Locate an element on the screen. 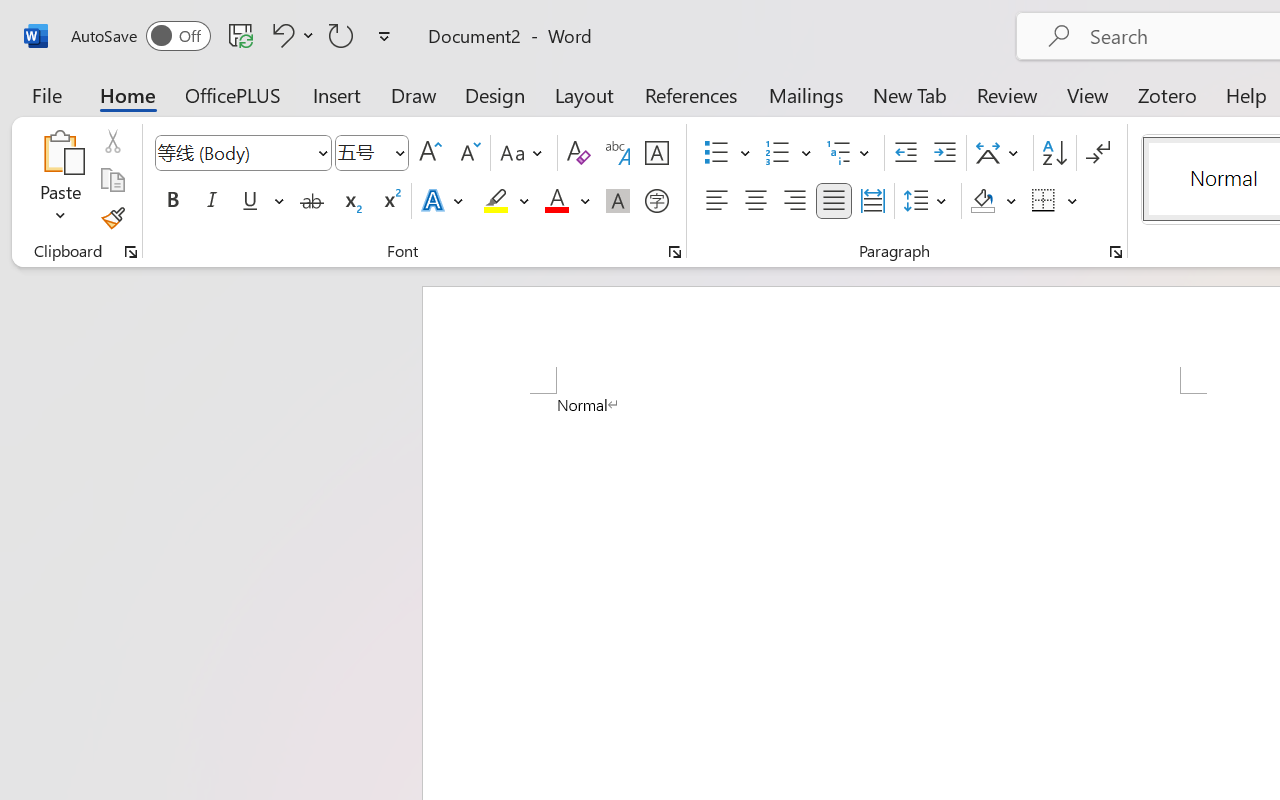 This screenshot has width=1280, height=800. 'Align Right' is located at coordinates (793, 201).